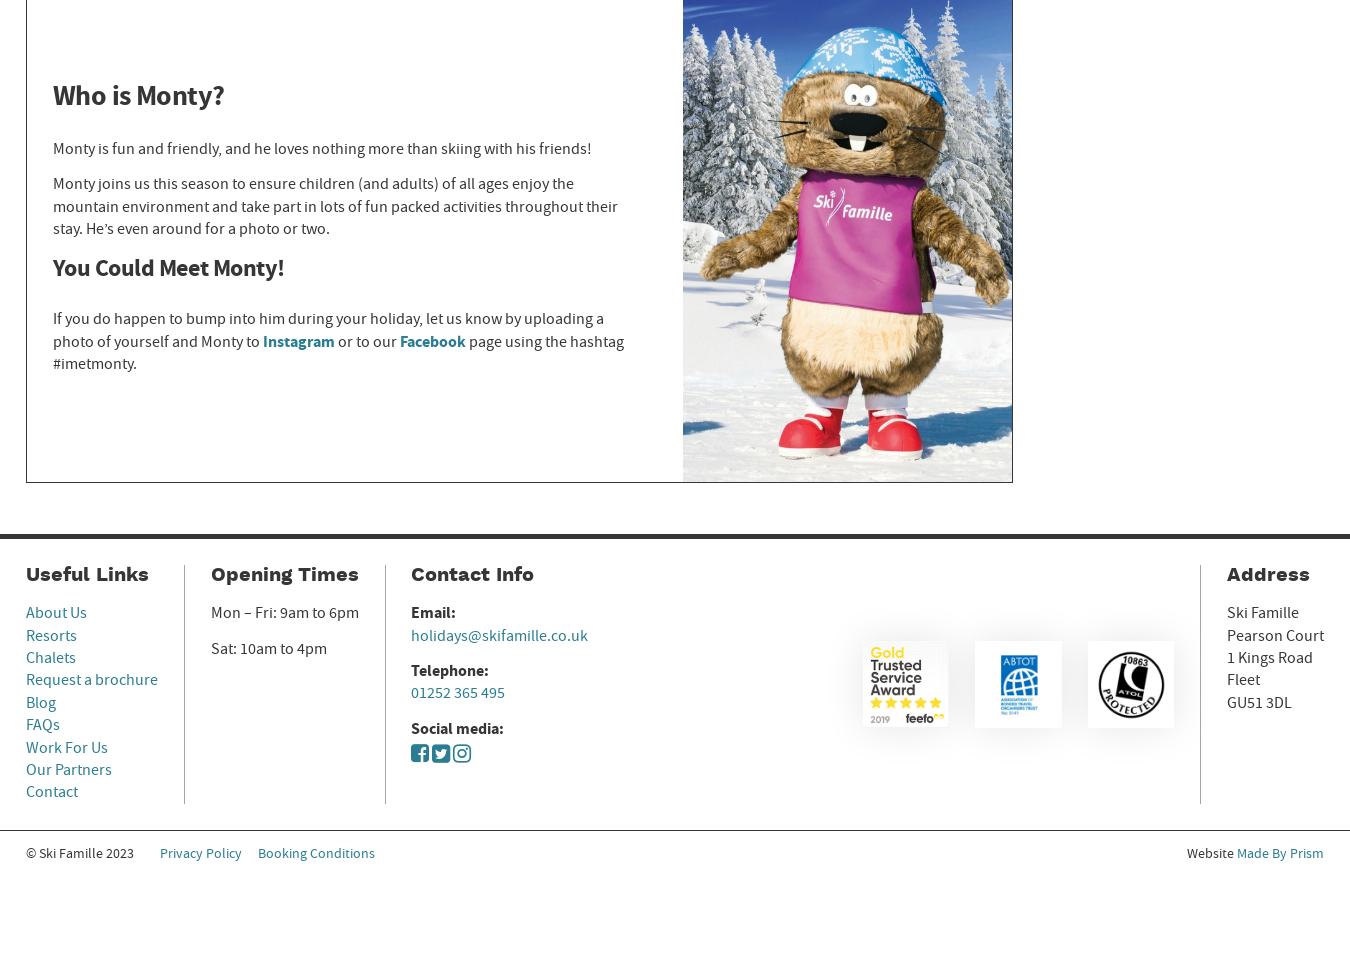 The image size is (1350, 963). Describe the element at coordinates (1243, 679) in the screenshot. I see `'Fleet'` at that location.